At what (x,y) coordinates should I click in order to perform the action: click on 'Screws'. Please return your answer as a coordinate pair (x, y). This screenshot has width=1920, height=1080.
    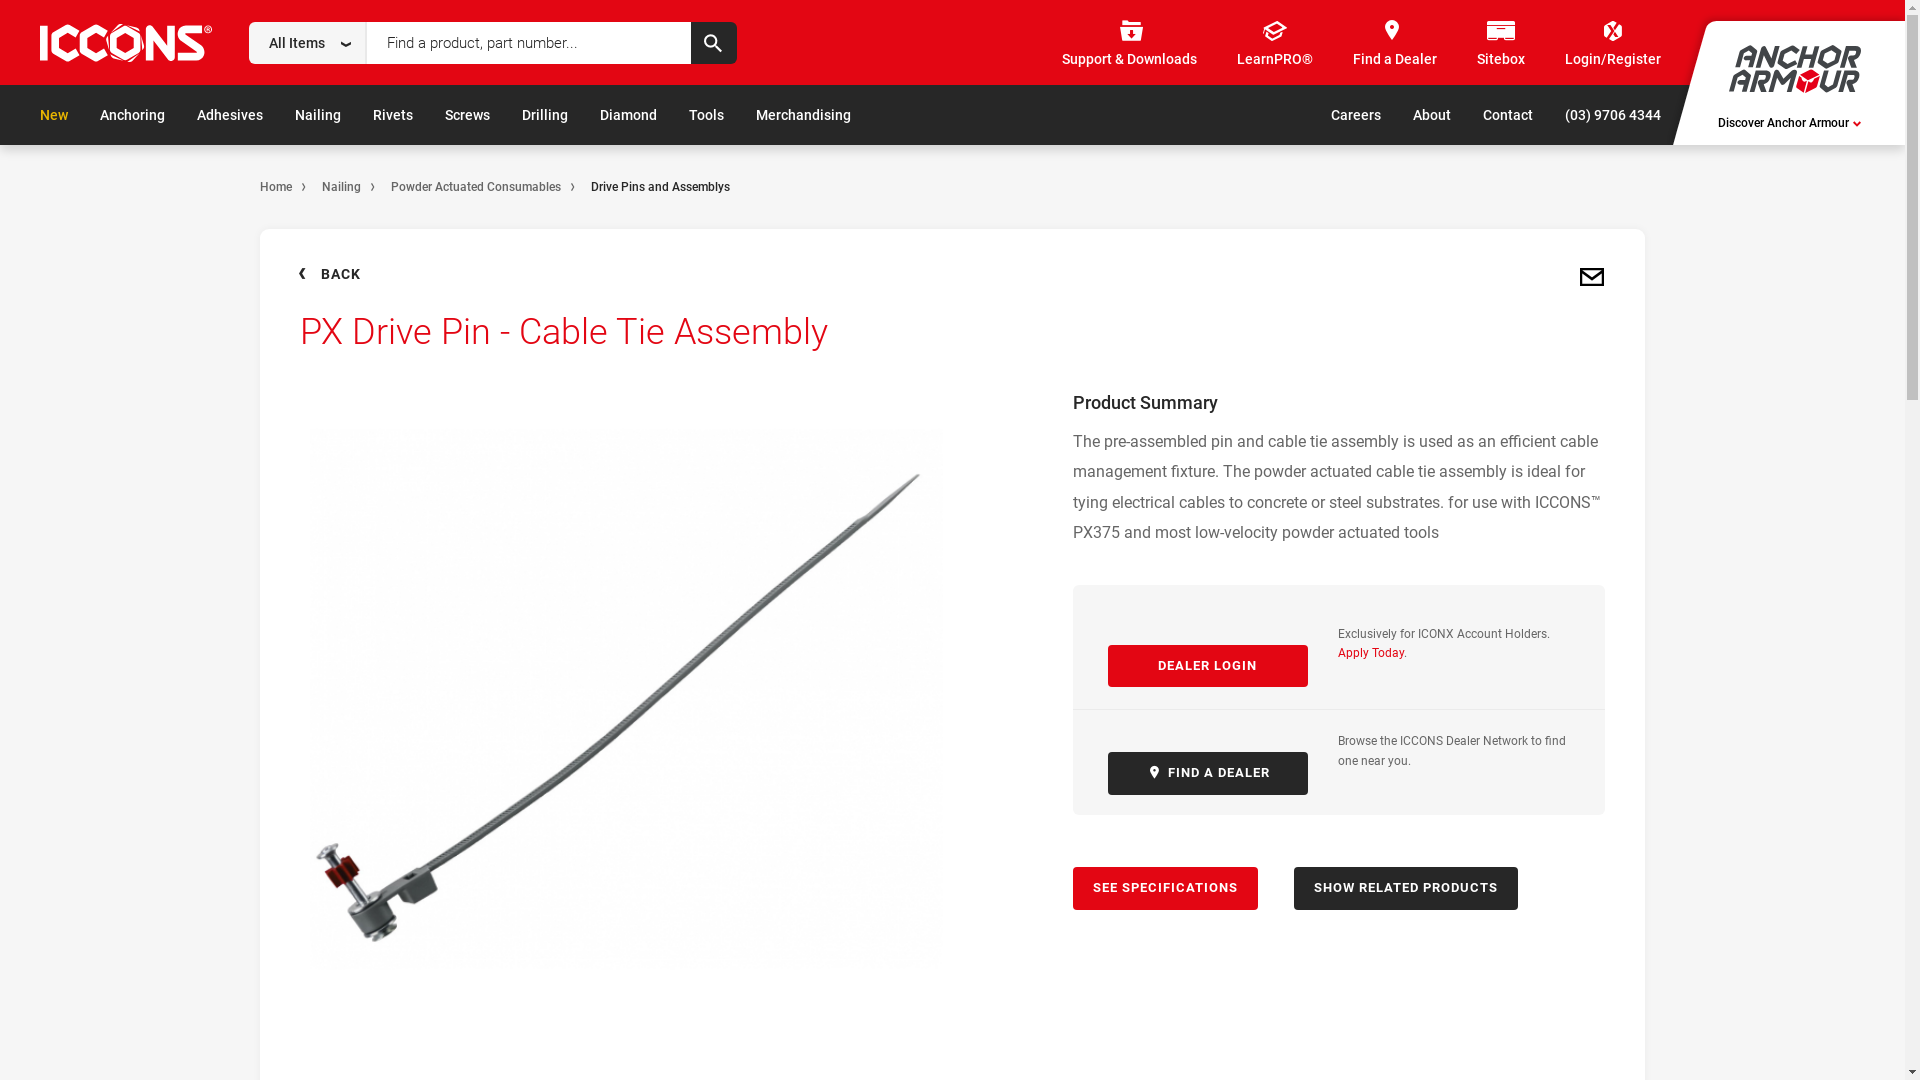
    Looking at the image, I should click on (466, 115).